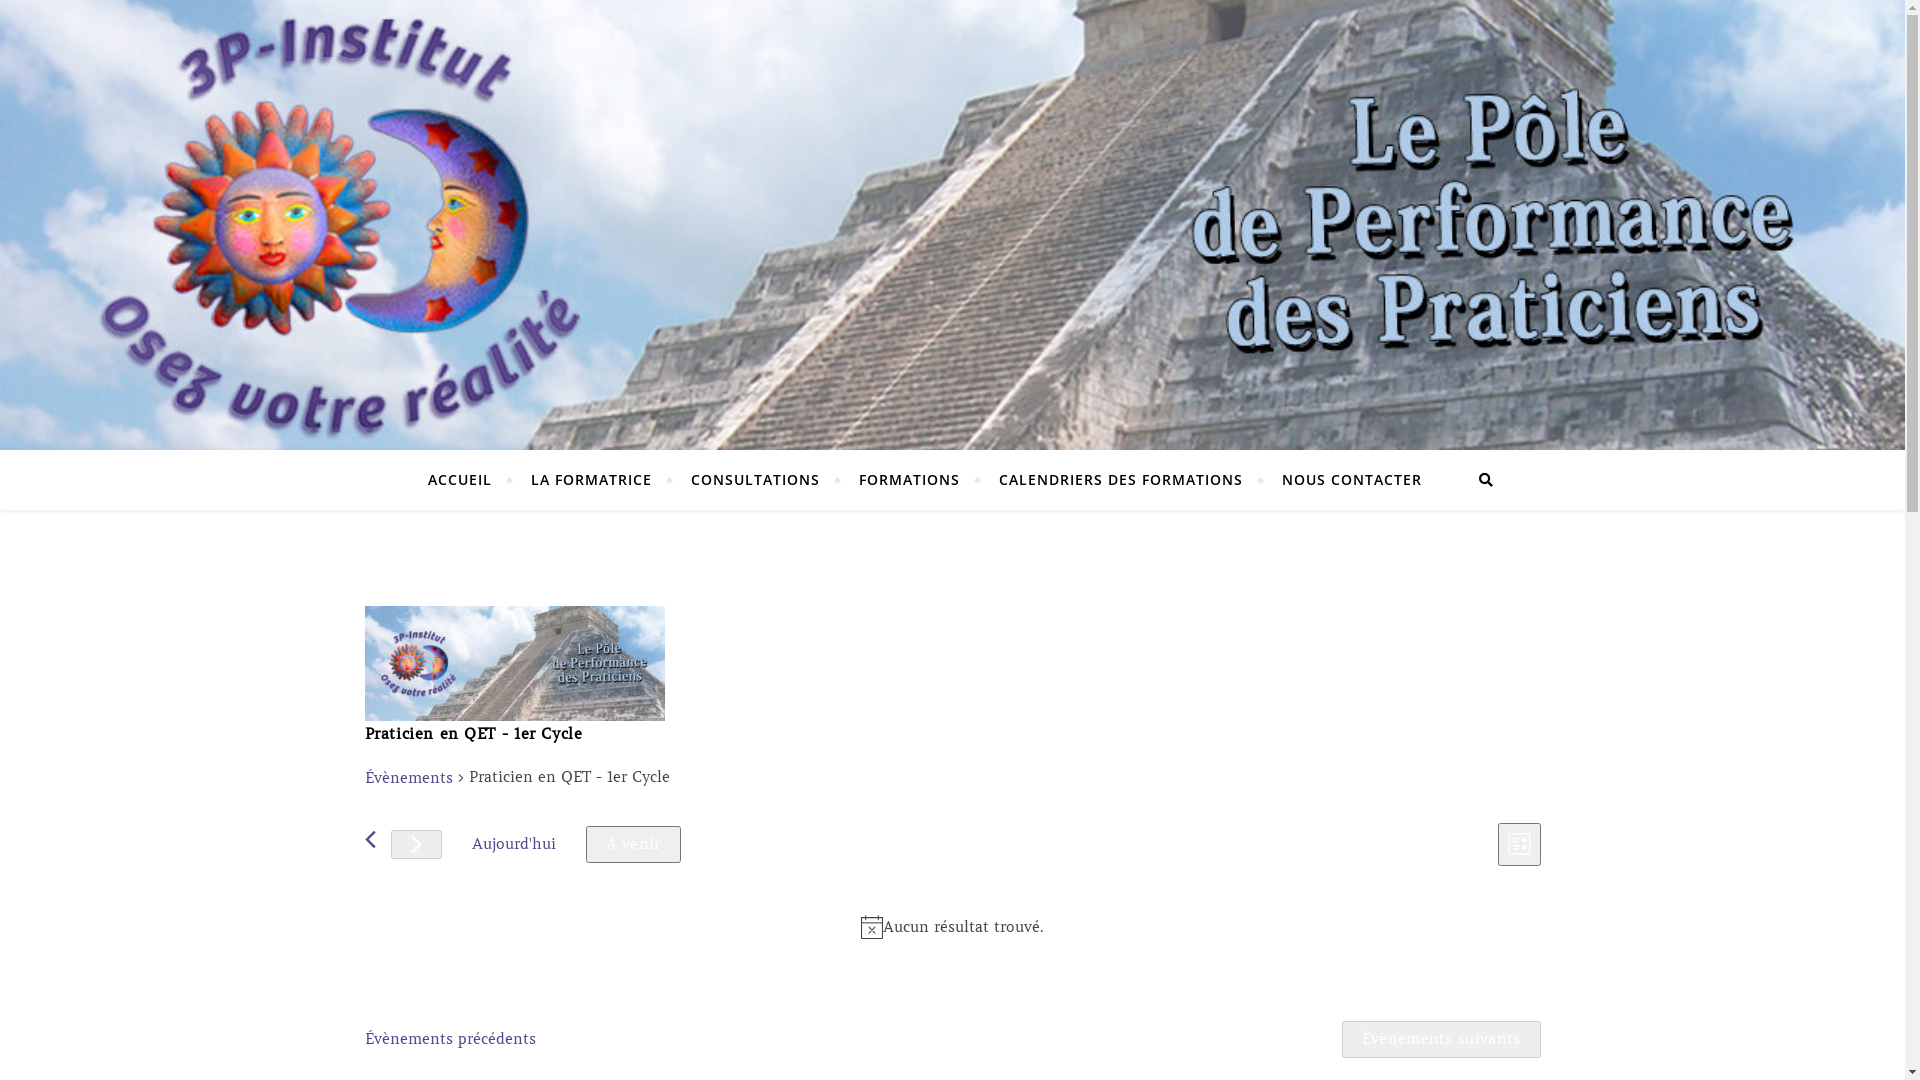 Image resolution: width=1920 pixels, height=1080 pixels. What do you see at coordinates (841, 479) in the screenshot?
I see `'FORMATIONS'` at bounding box center [841, 479].